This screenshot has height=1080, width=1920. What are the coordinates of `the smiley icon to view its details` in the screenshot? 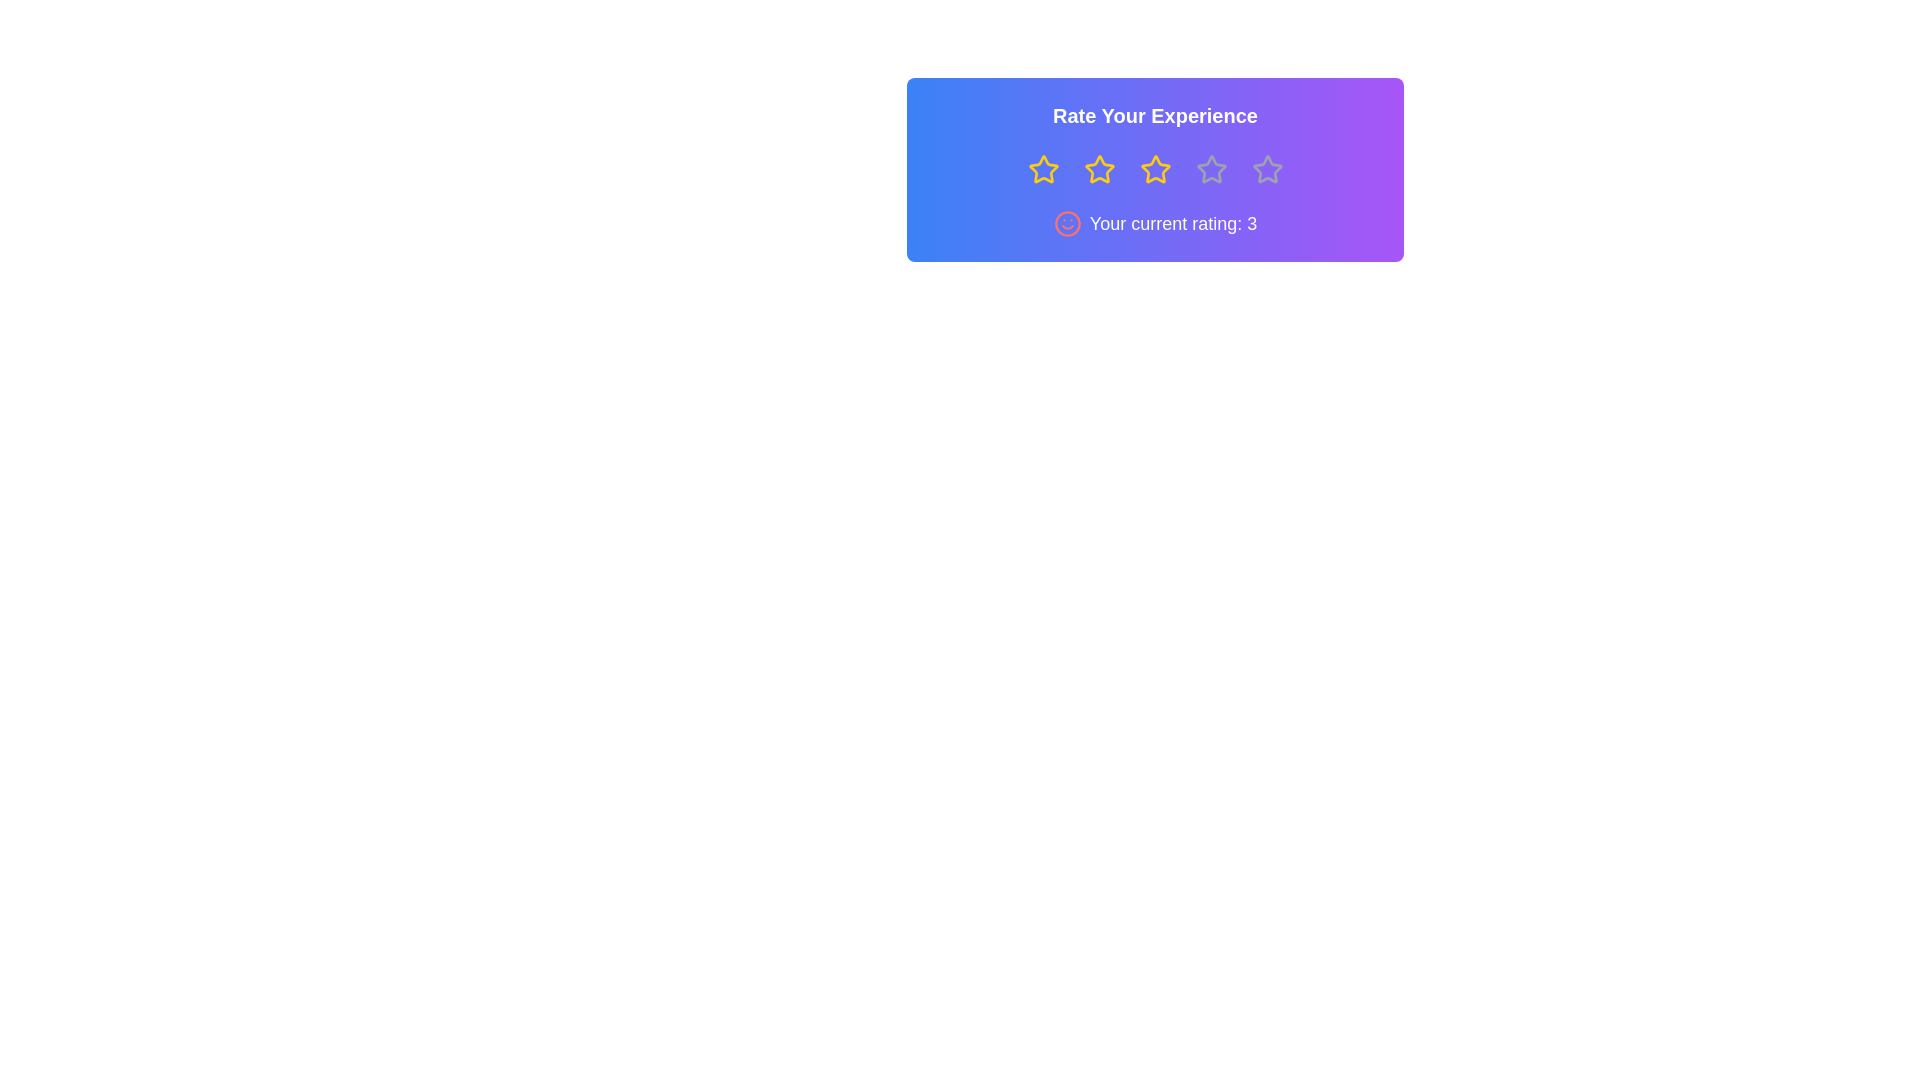 It's located at (1066, 223).